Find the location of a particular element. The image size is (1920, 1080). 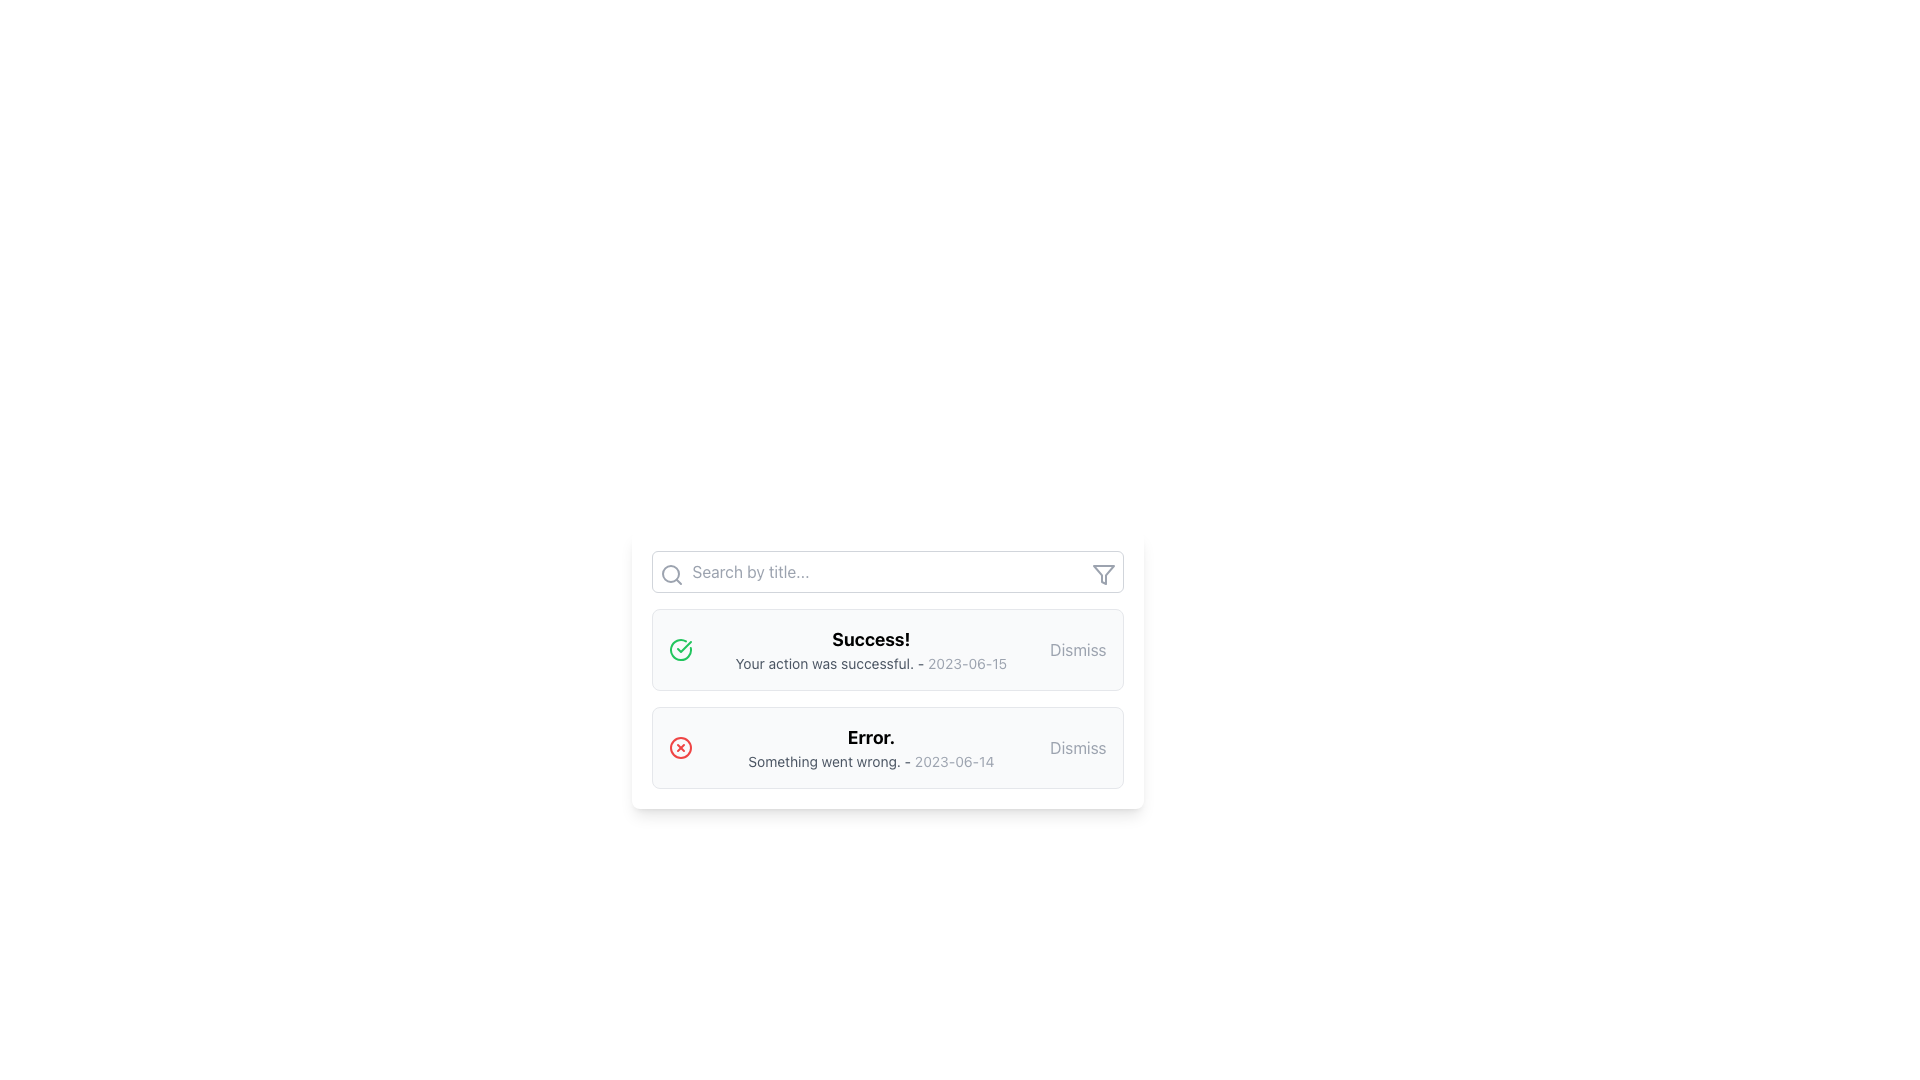

the decorative SVG graphical component of the filter icon located at the top-right corner of the search bar is located at coordinates (1102, 574).